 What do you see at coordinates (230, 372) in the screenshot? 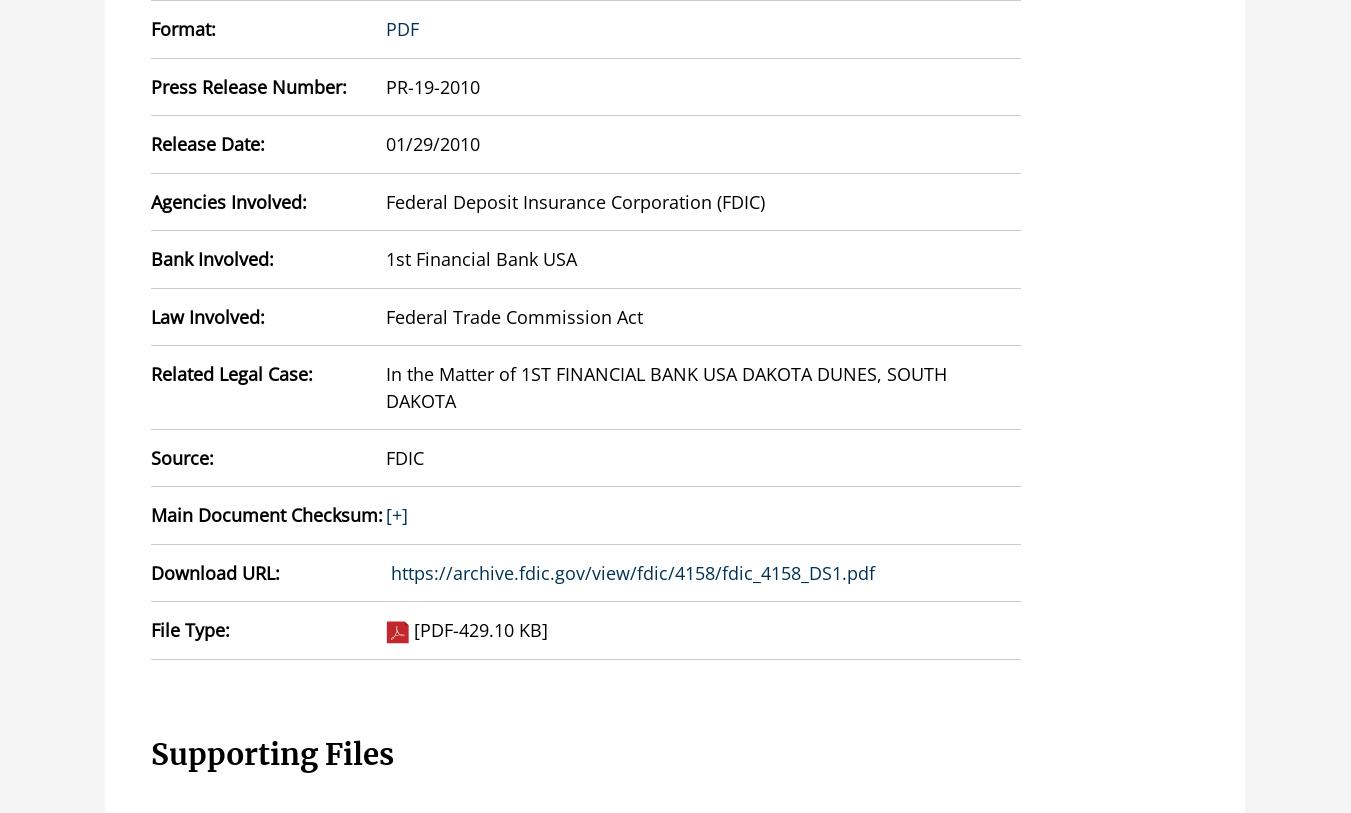
I see `'Related Legal Case:'` at bounding box center [230, 372].